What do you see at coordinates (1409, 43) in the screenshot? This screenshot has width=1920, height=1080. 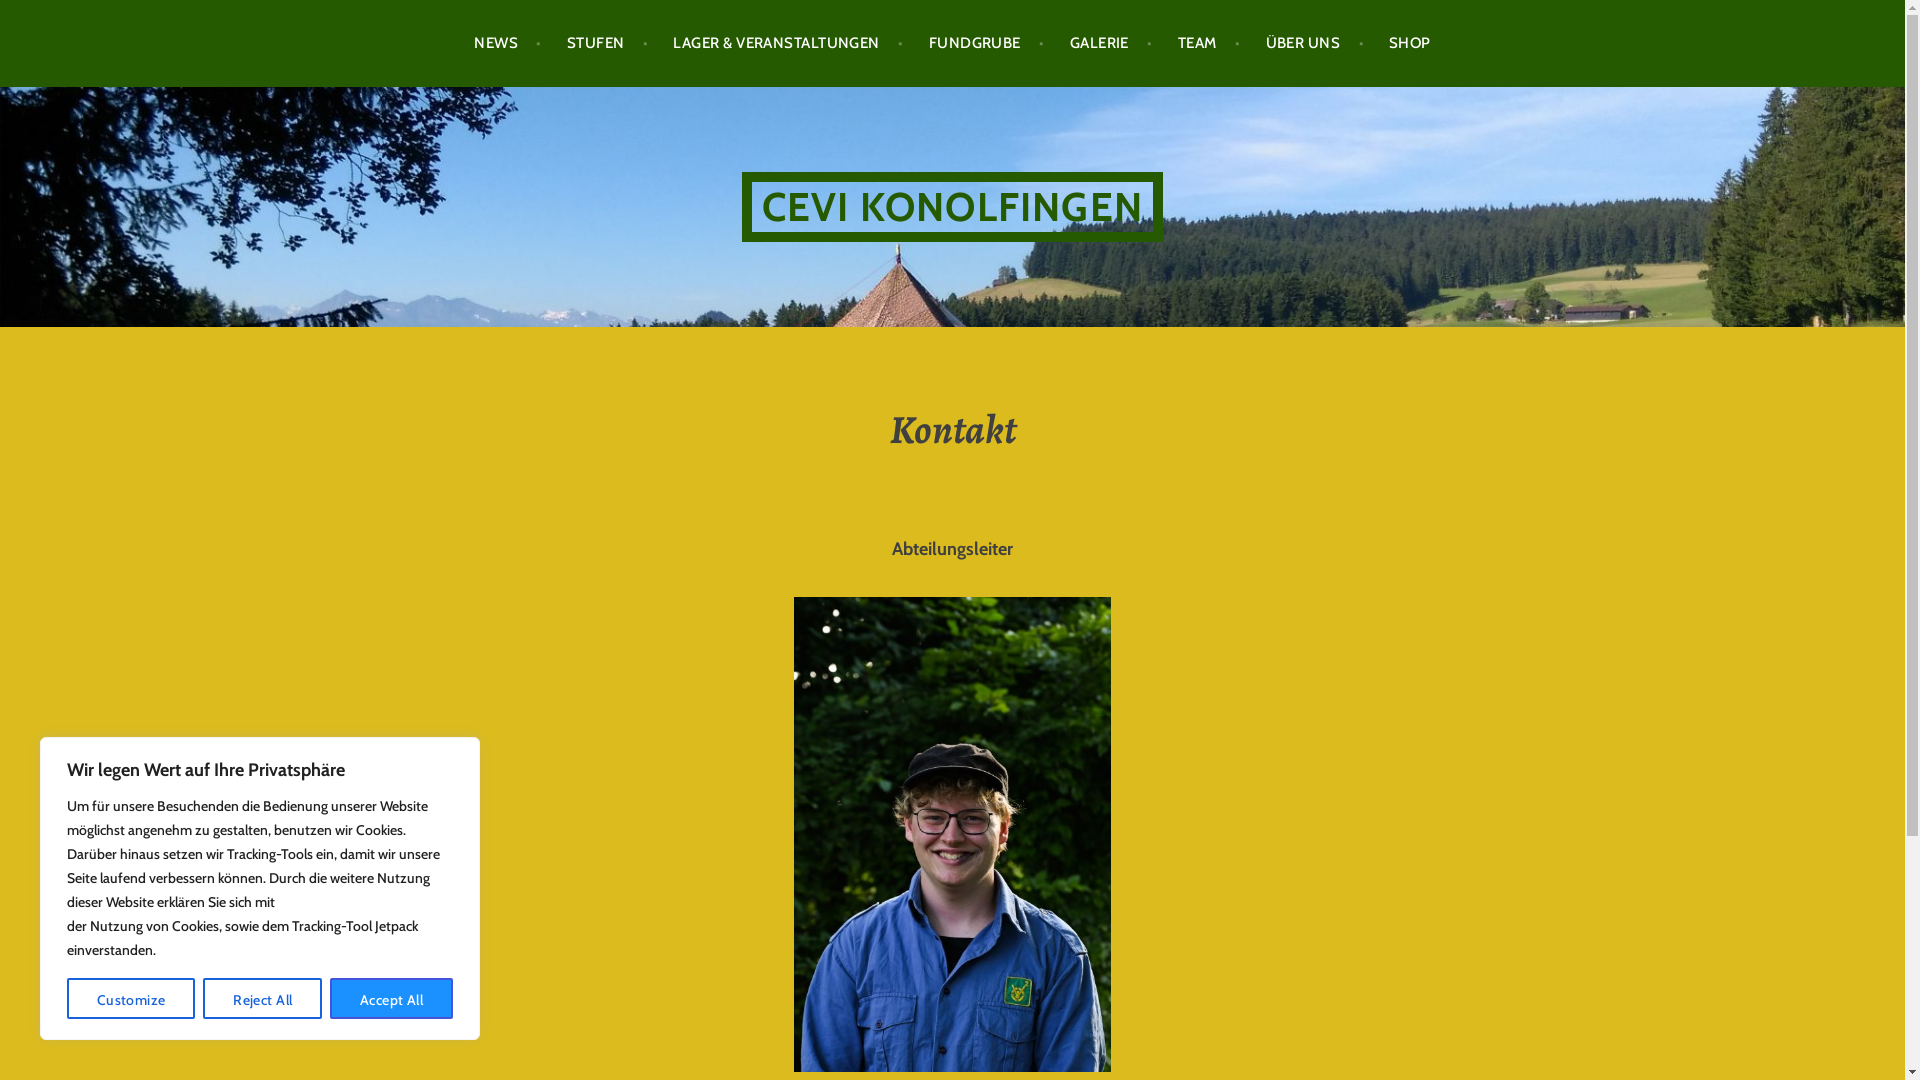 I see `'SHOP'` at bounding box center [1409, 43].